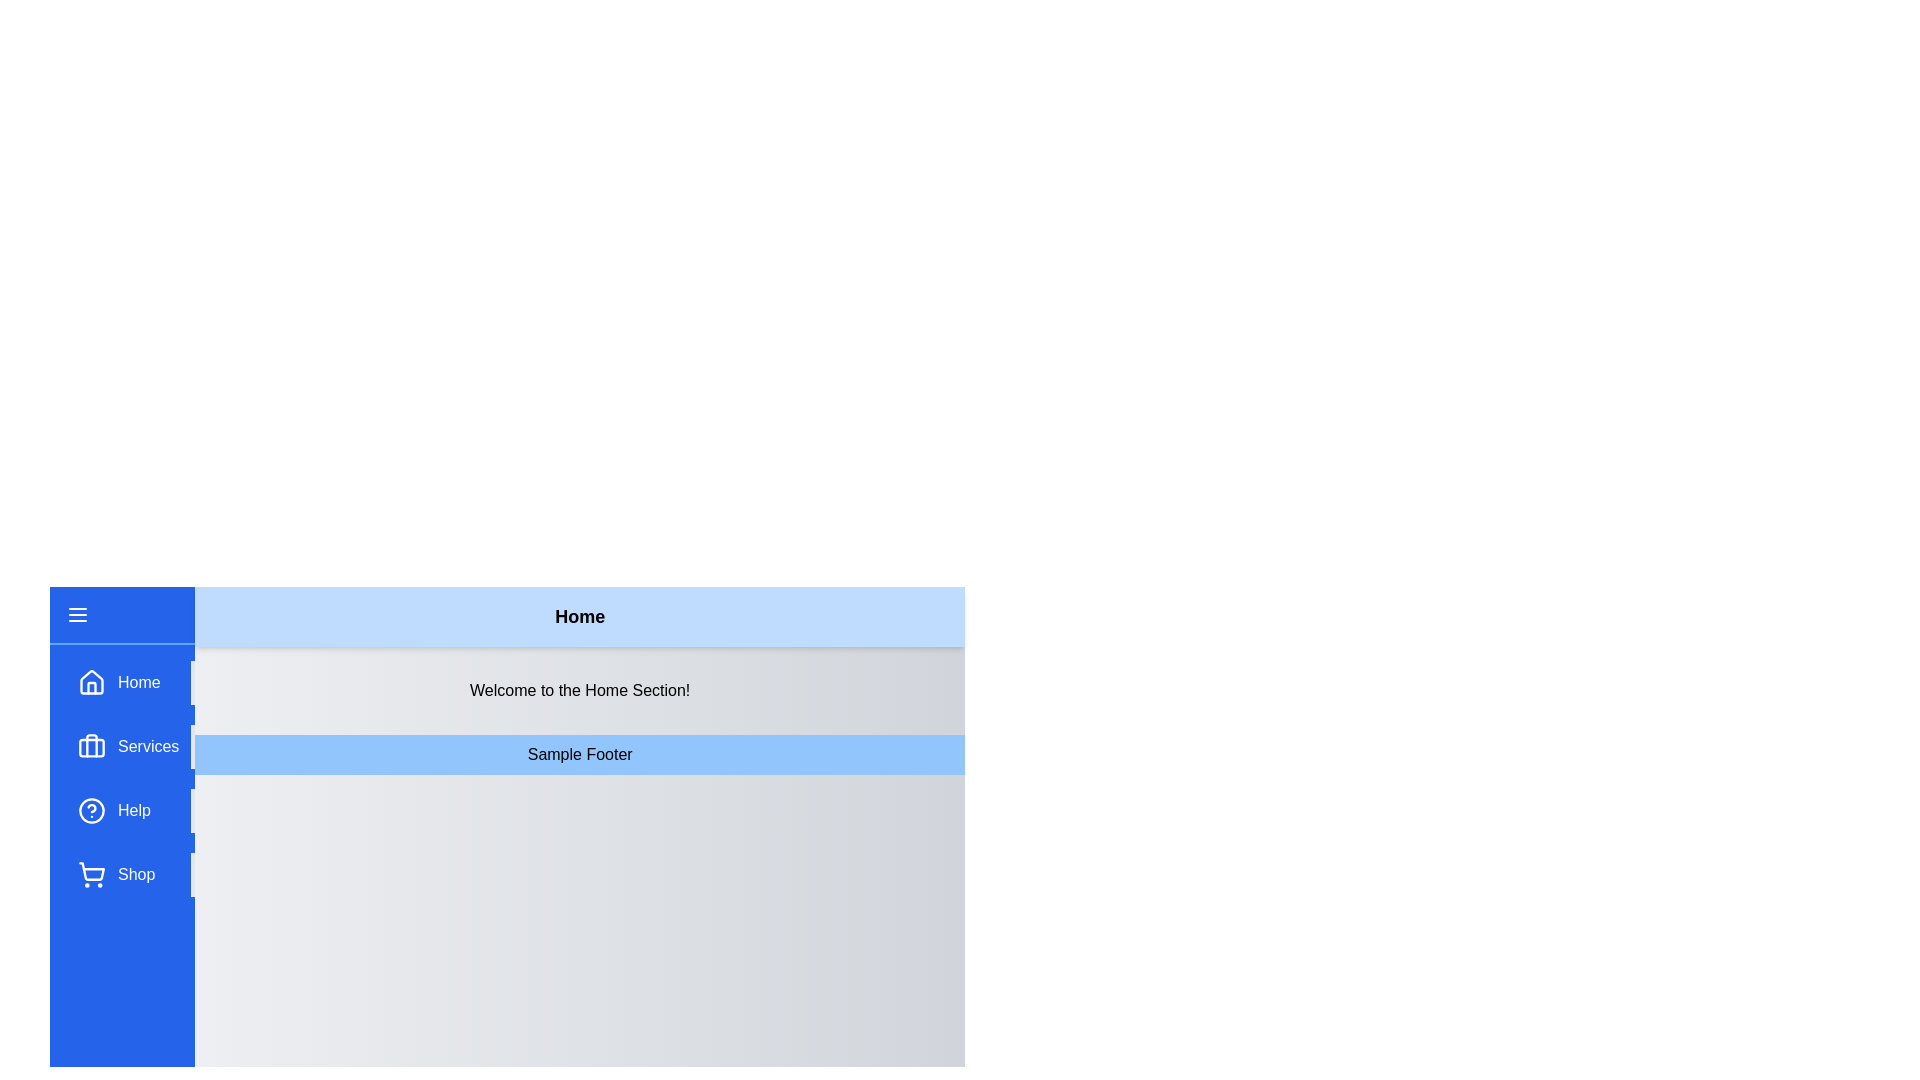 The height and width of the screenshot is (1080, 1920). Describe the element at coordinates (129, 747) in the screenshot. I see `the rectangular blue button with a briefcase icon and 'Services' text` at that location.